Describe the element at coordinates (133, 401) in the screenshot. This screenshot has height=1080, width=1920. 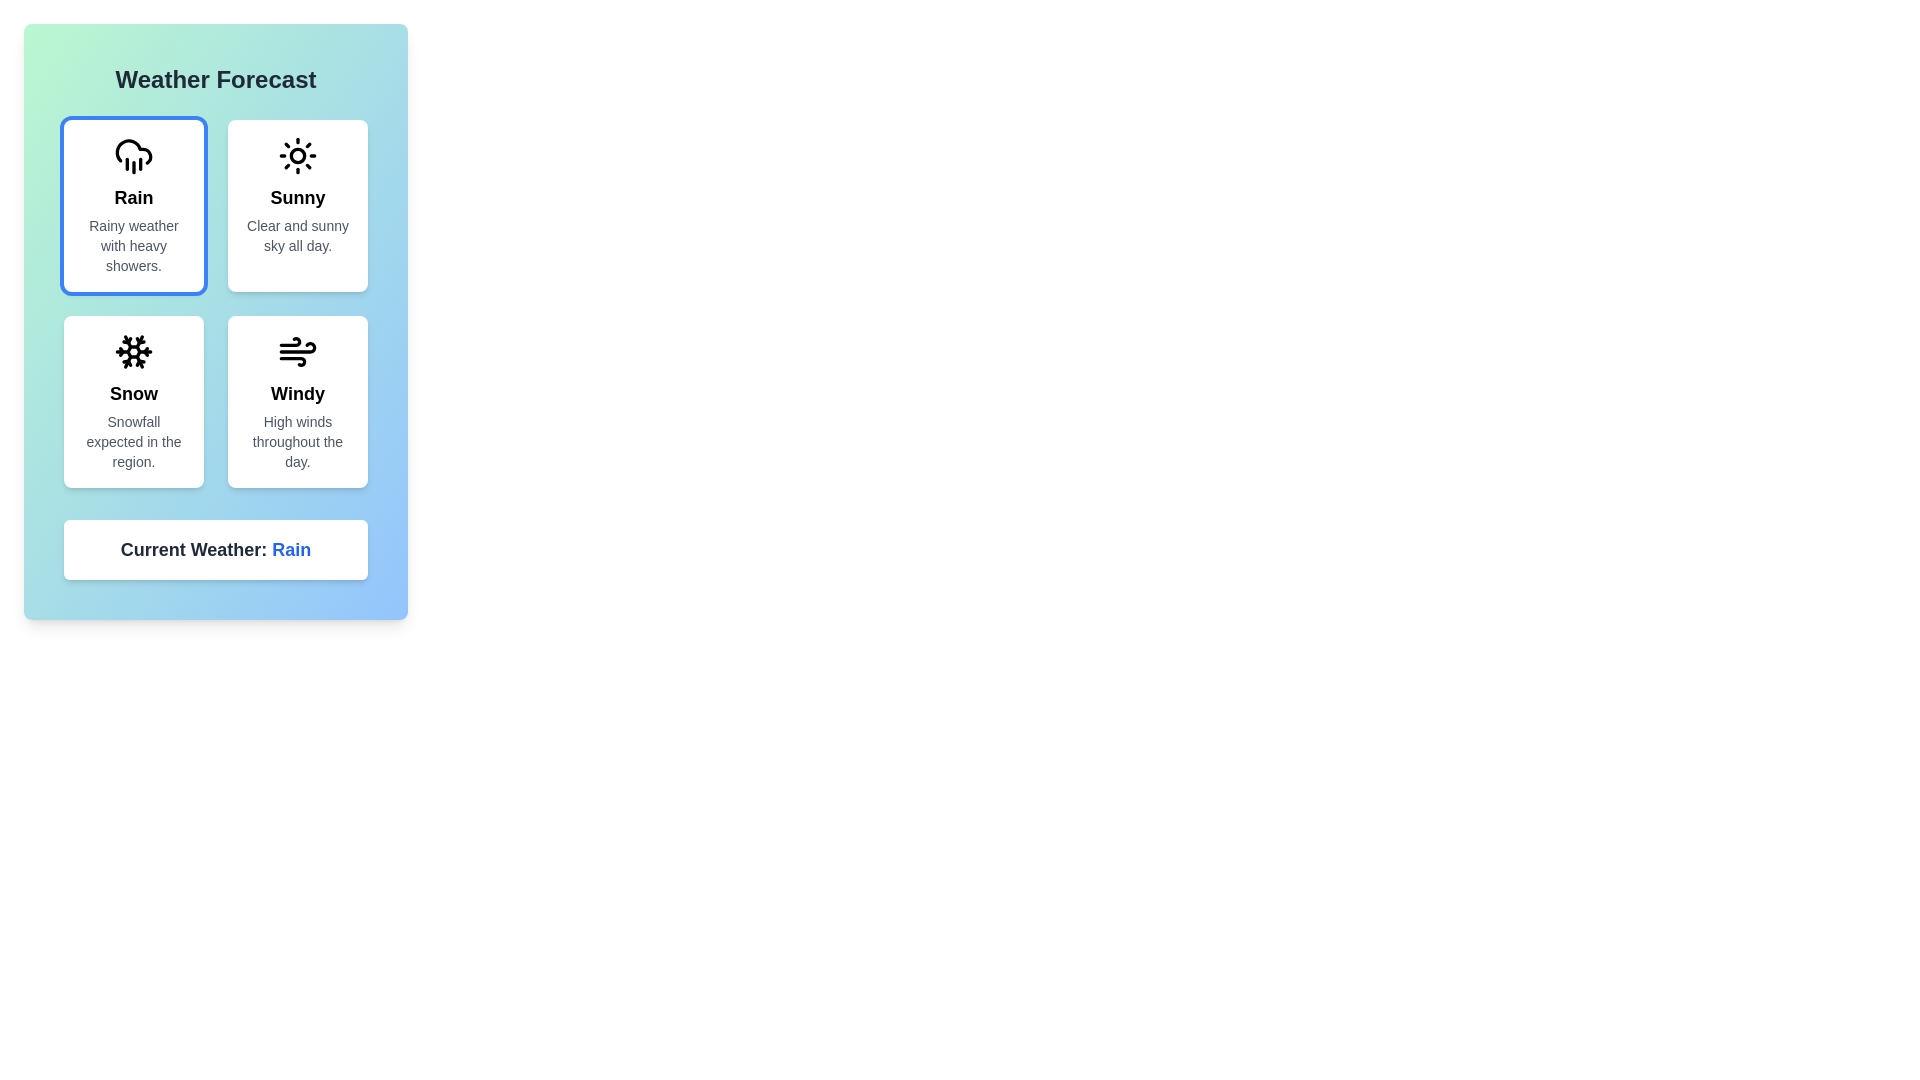
I see `the interactive card titled 'Snow' with a snowflake icon, which describes 'Snowfall expected in the region.'` at that location.